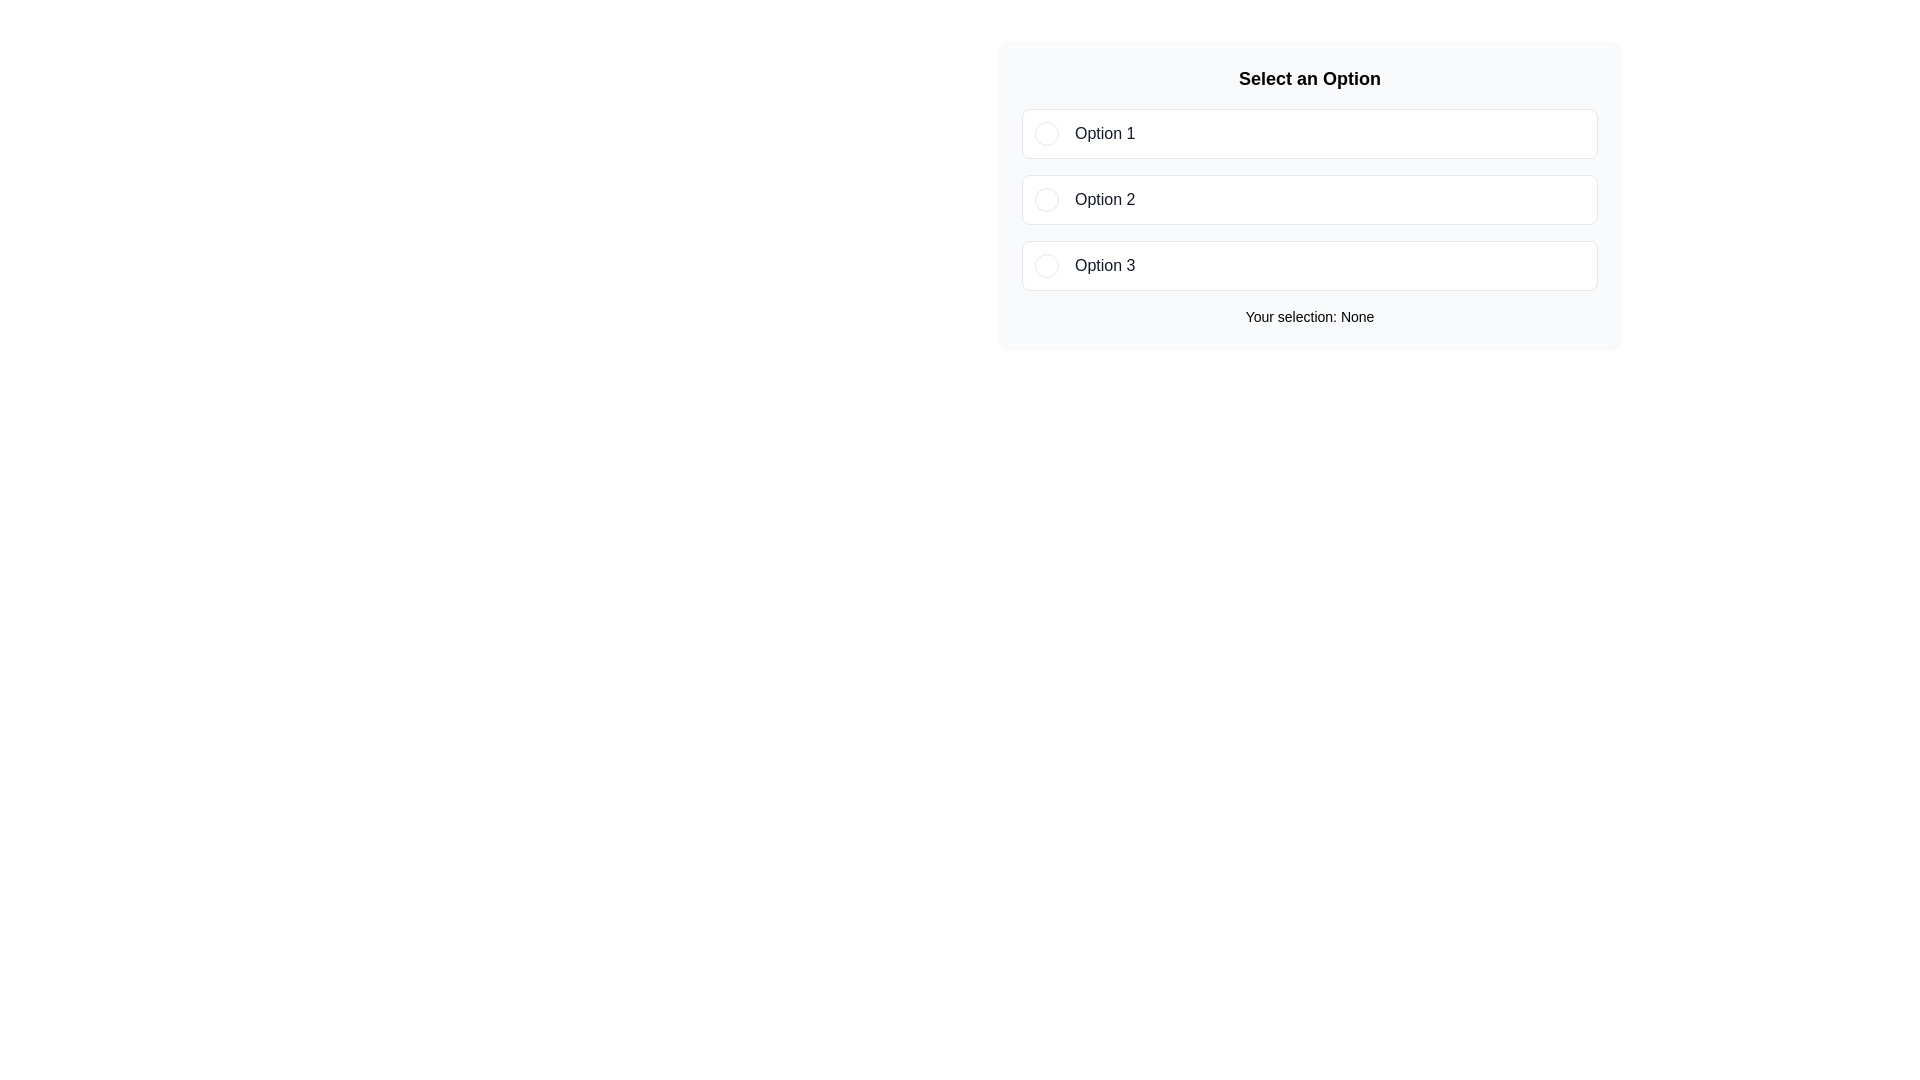 Image resolution: width=1920 pixels, height=1080 pixels. What do you see at coordinates (1310, 134) in the screenshot?
I see `the first selectable option button labeled 'Option 1'` at bounding box center [1310, 134].